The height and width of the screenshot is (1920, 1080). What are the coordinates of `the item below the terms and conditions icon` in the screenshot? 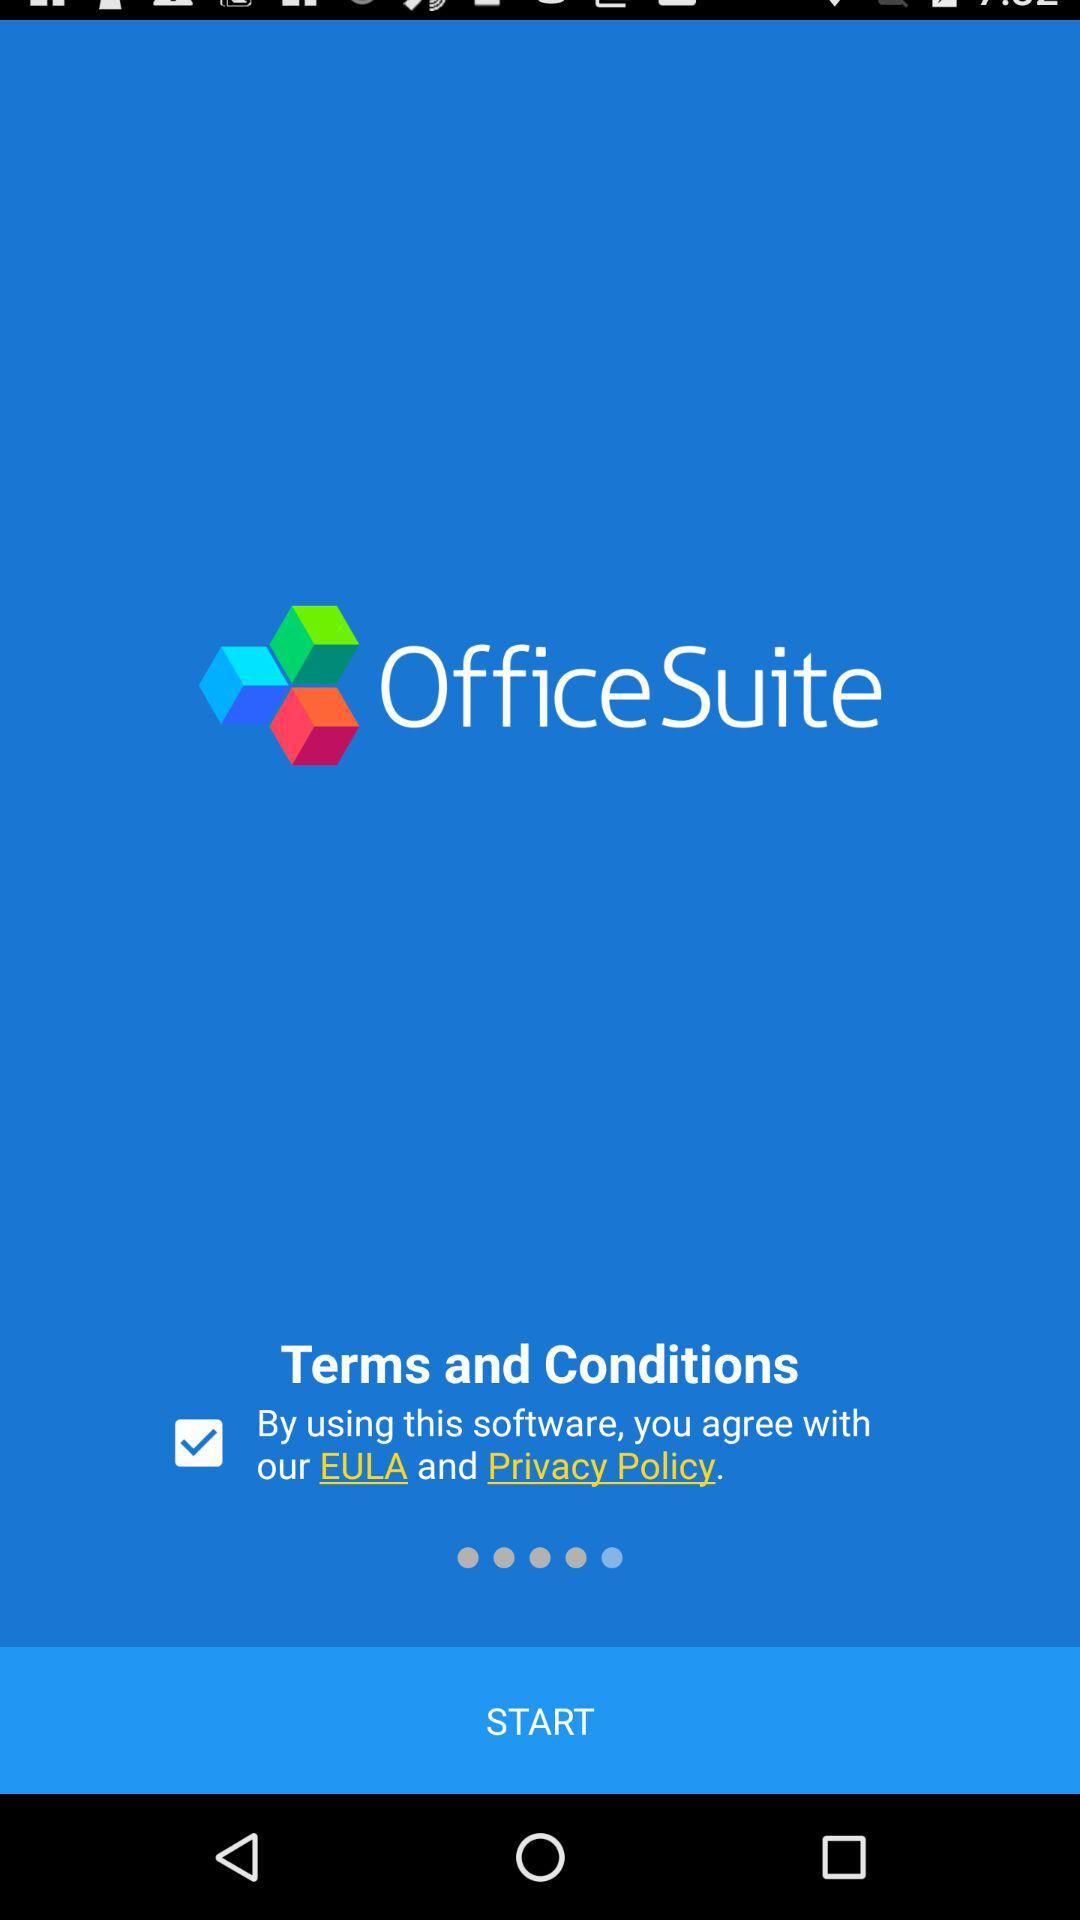 It's located at (584, 1443).